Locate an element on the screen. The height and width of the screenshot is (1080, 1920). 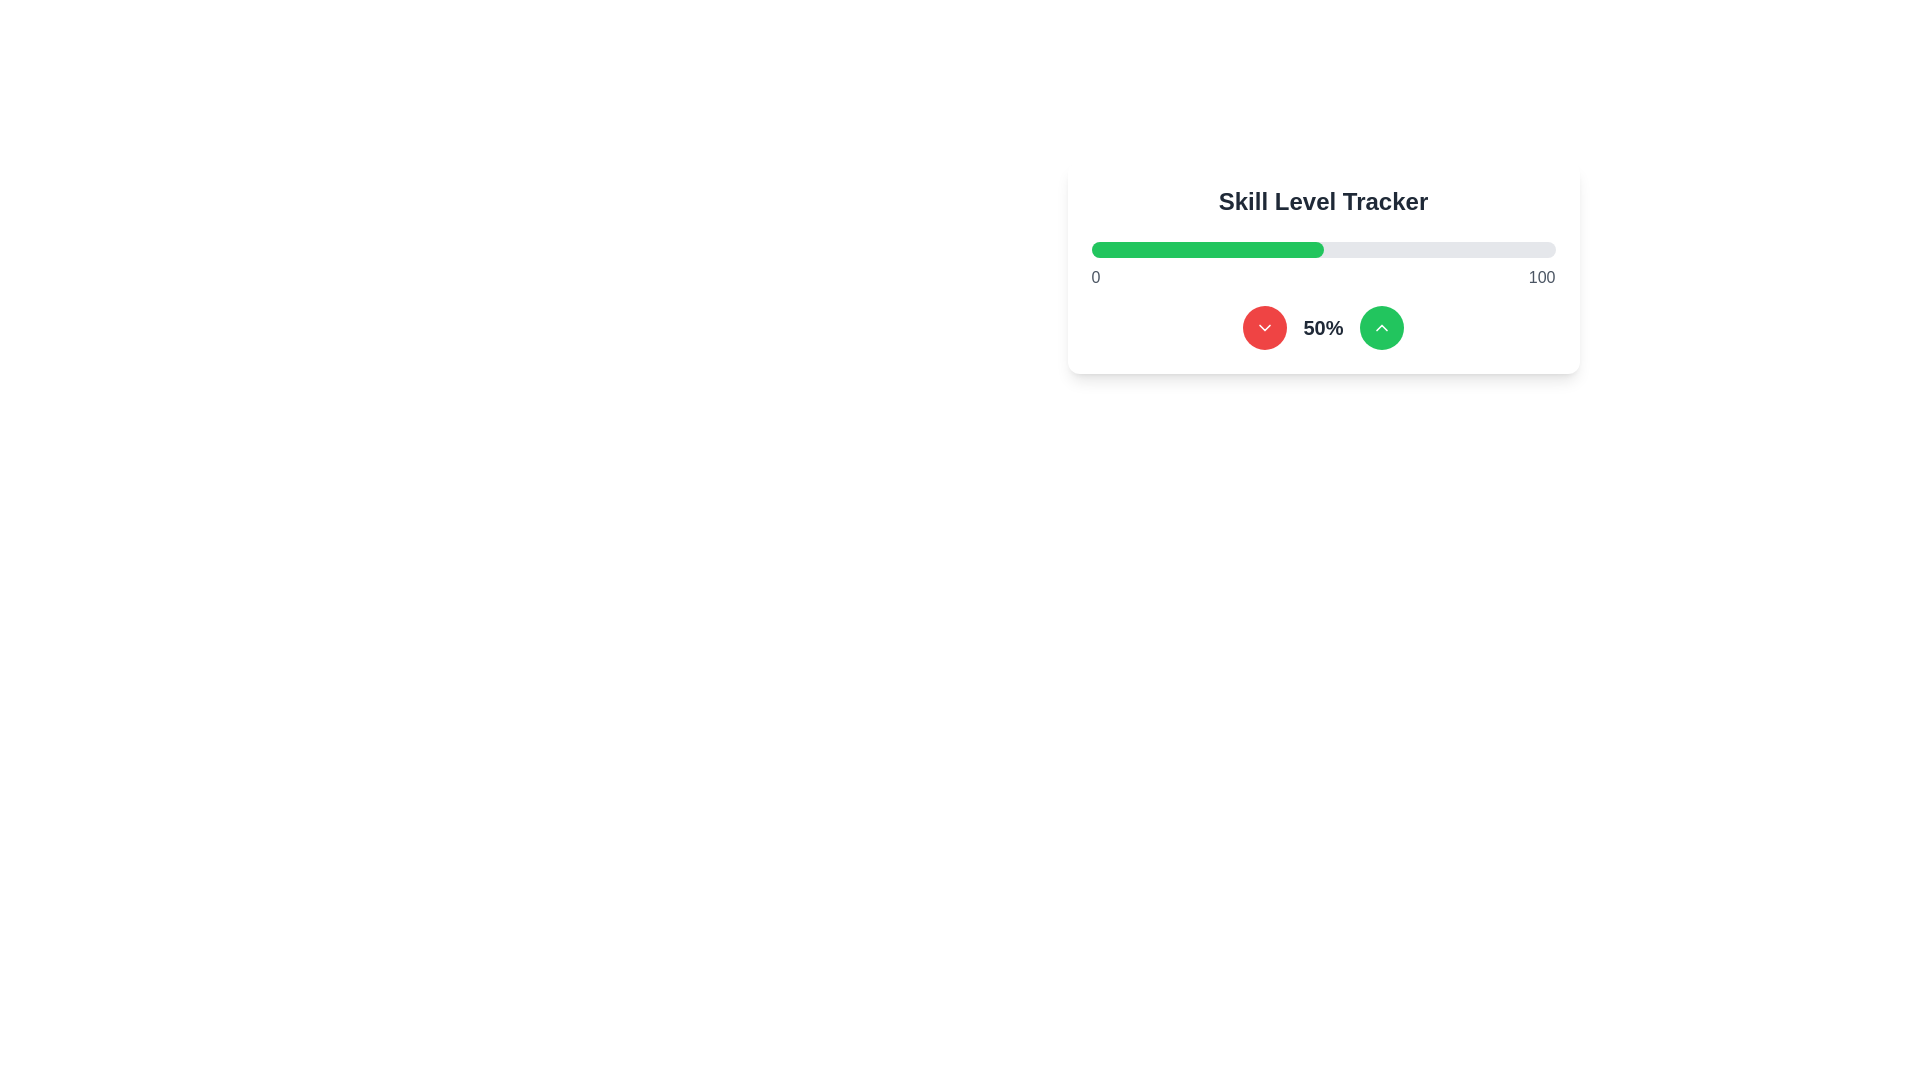
the text label displaying '50%' which is centered between a red circular button with a downward arrow and a green circular button with an upward arrow is located at coordinates (1323, 326).